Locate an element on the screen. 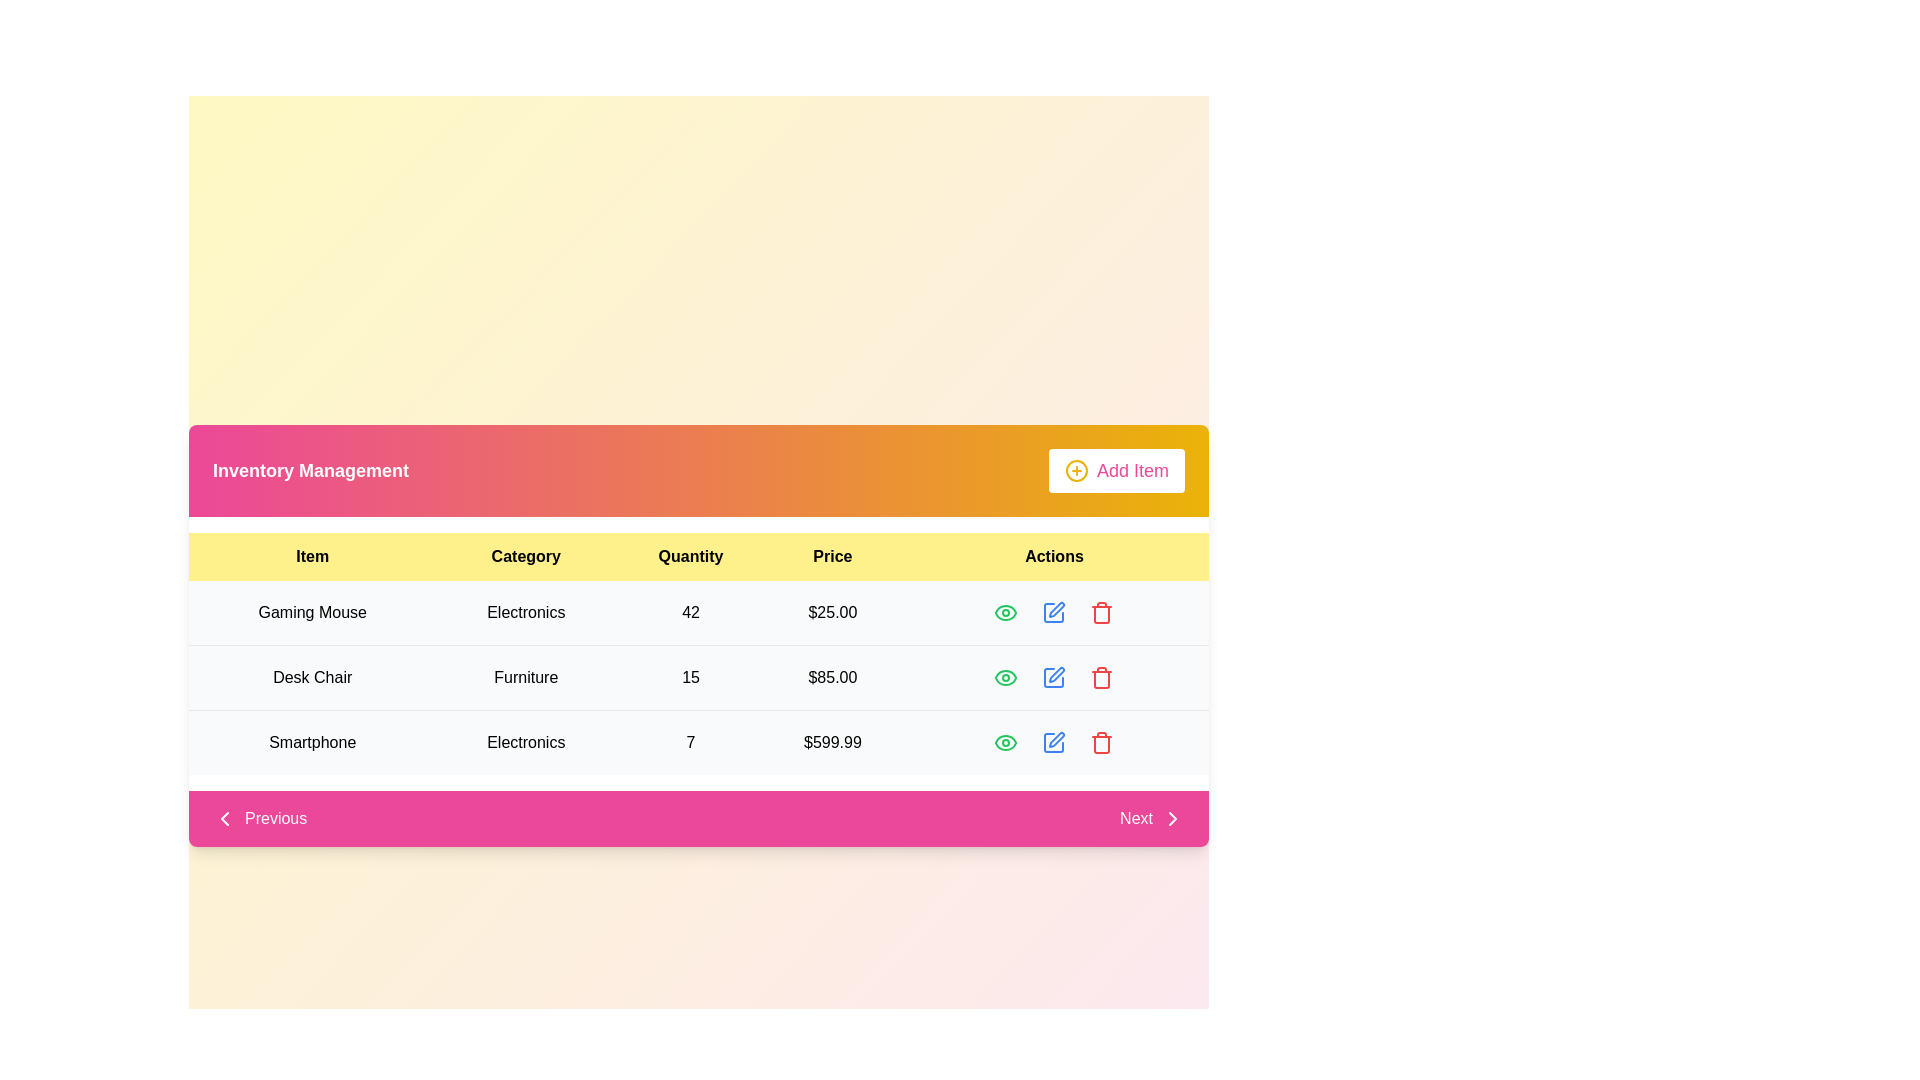  the pen icon button located in the 'Actions' column of the table corresponding to 'Desk Chair' is located at coordinates (1056, 675).